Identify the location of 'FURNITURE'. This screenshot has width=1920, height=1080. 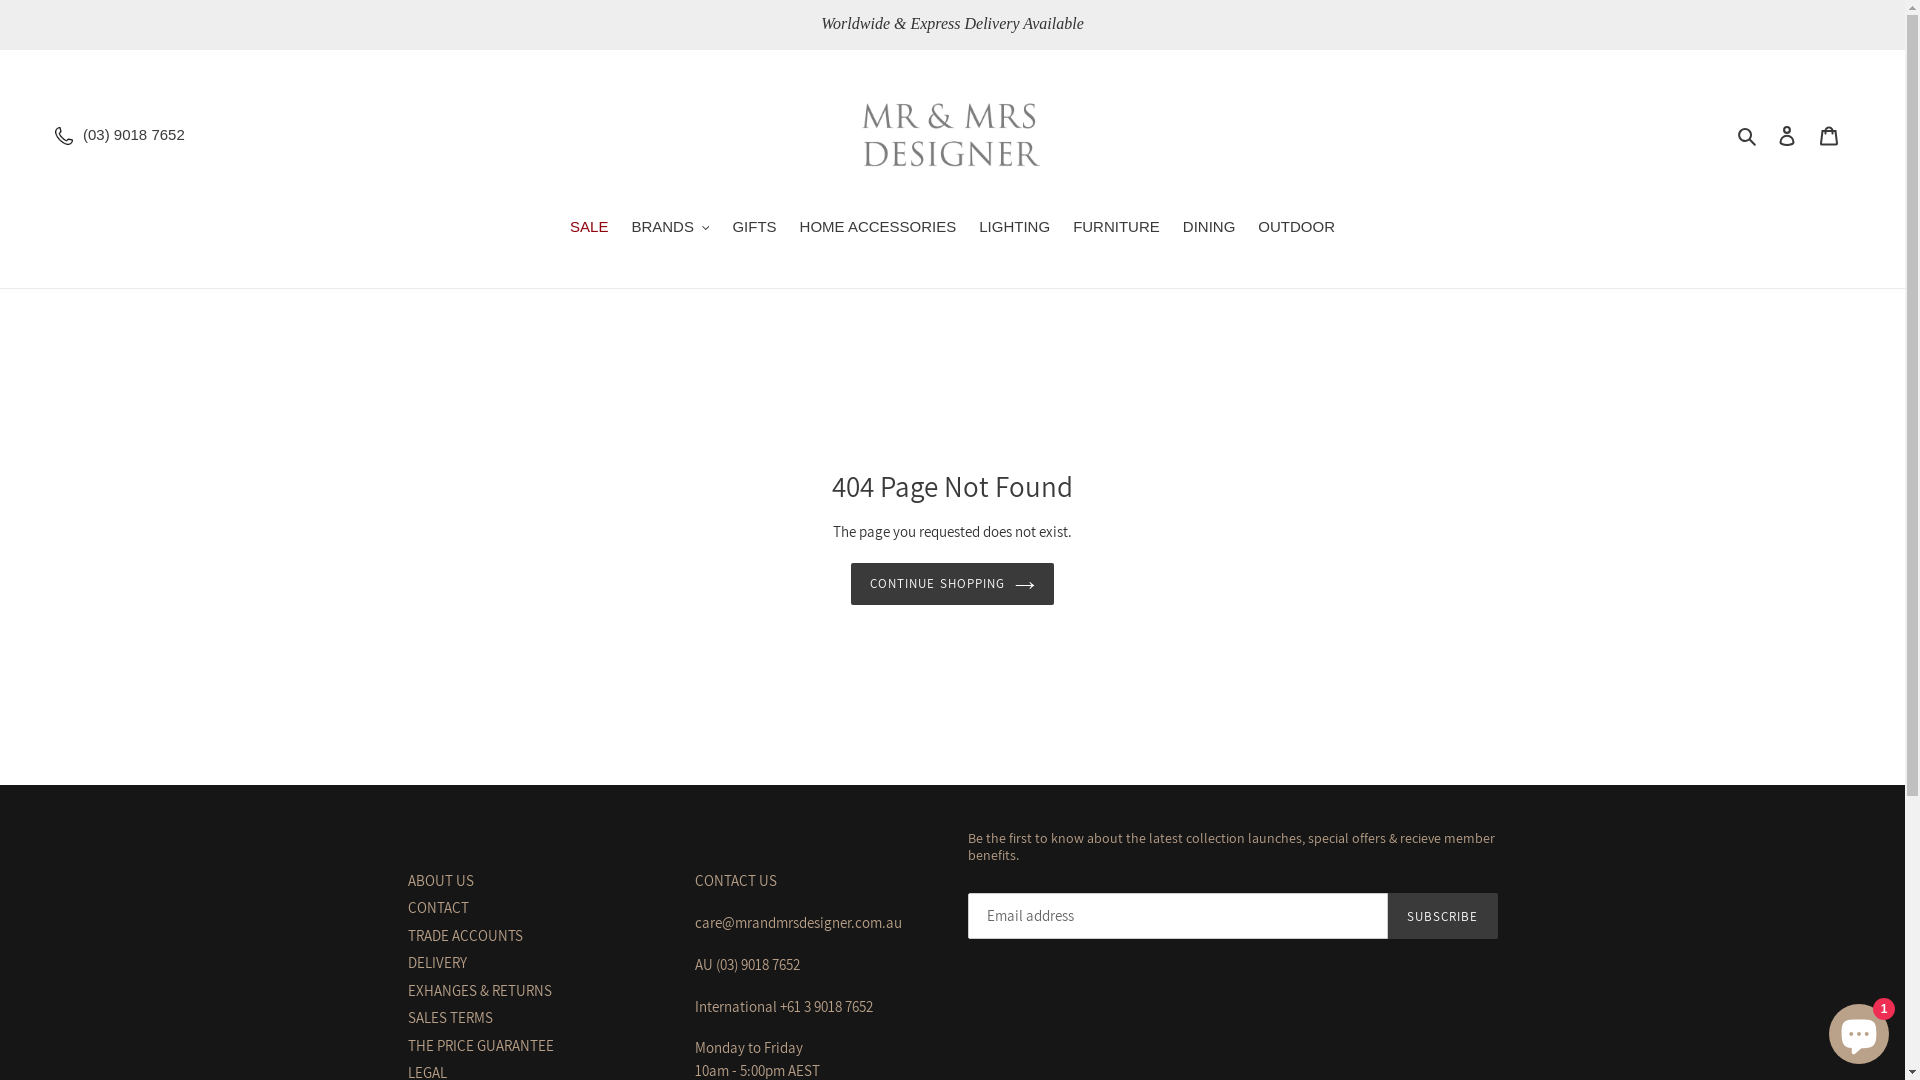
(1115, 227).